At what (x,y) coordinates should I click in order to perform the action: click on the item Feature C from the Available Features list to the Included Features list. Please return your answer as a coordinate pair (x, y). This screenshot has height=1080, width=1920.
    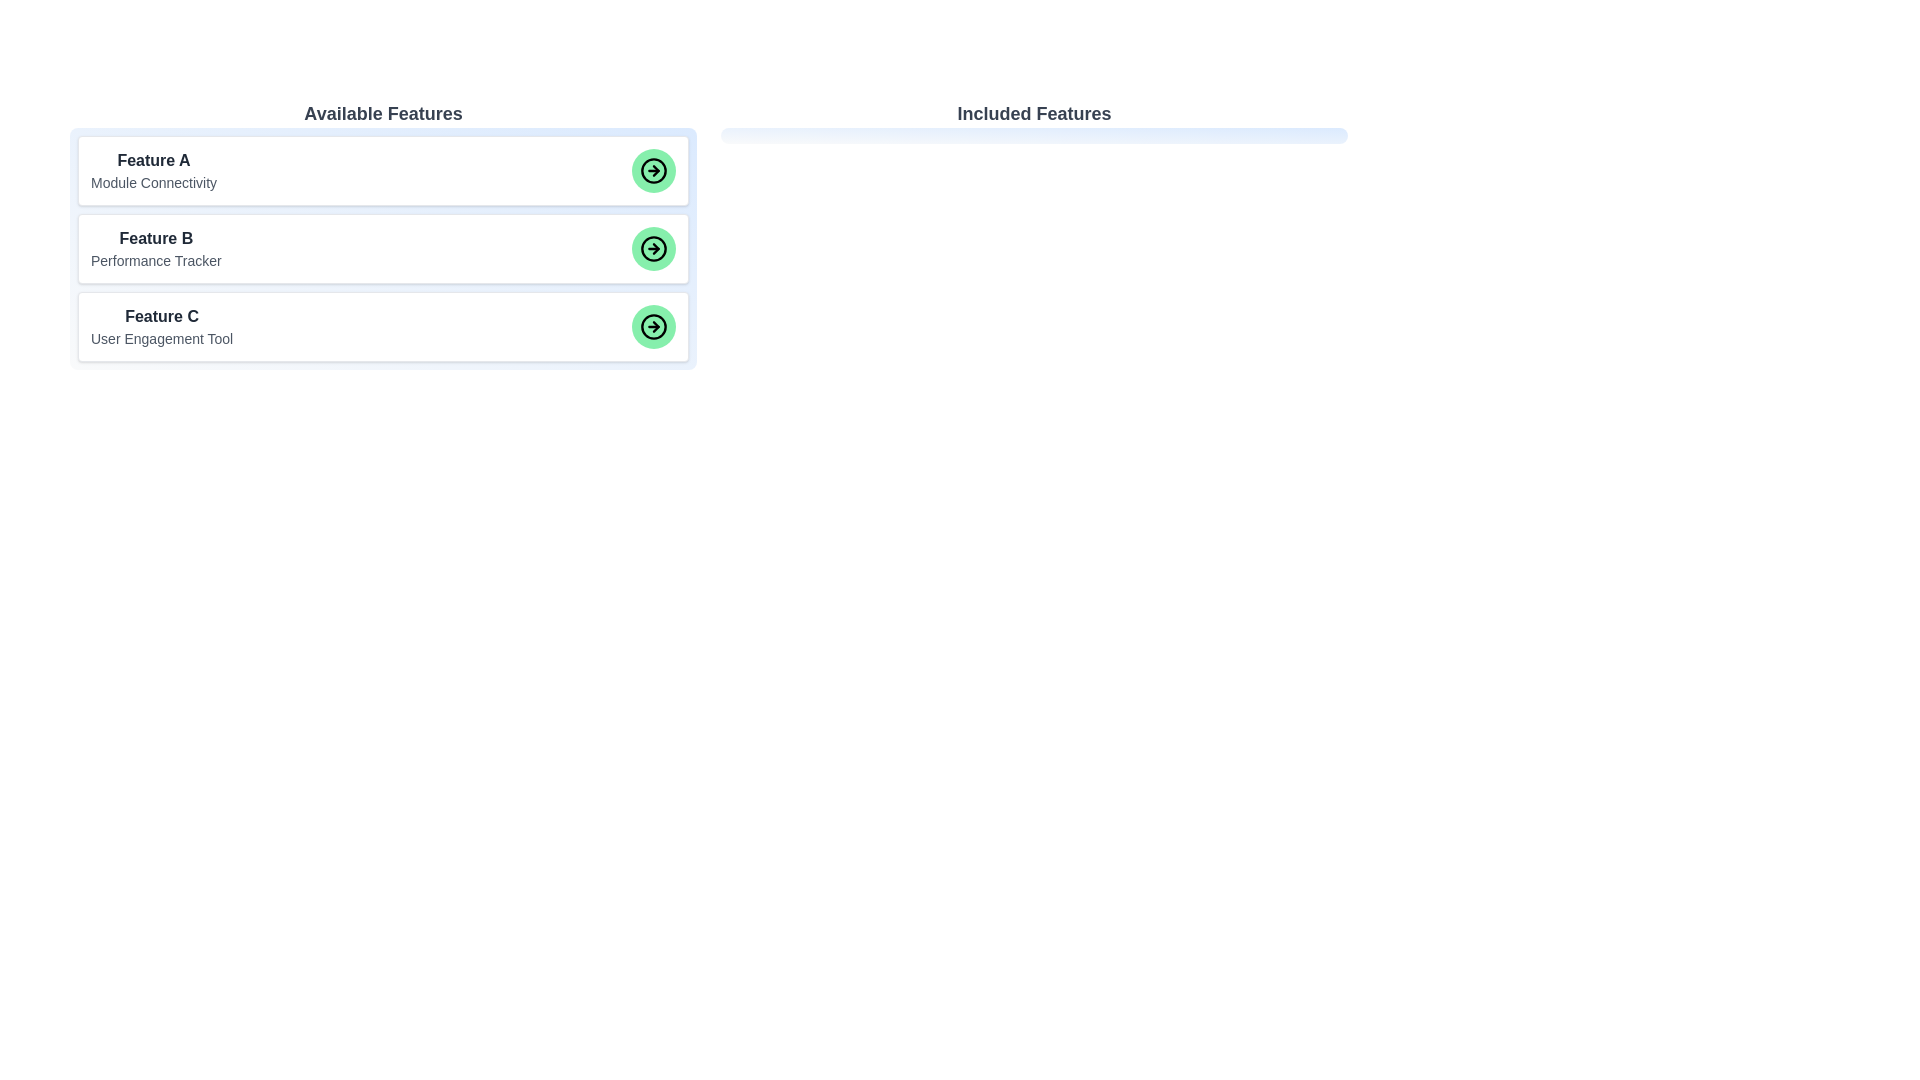
    Looking at the image, I should click on (383, 326).